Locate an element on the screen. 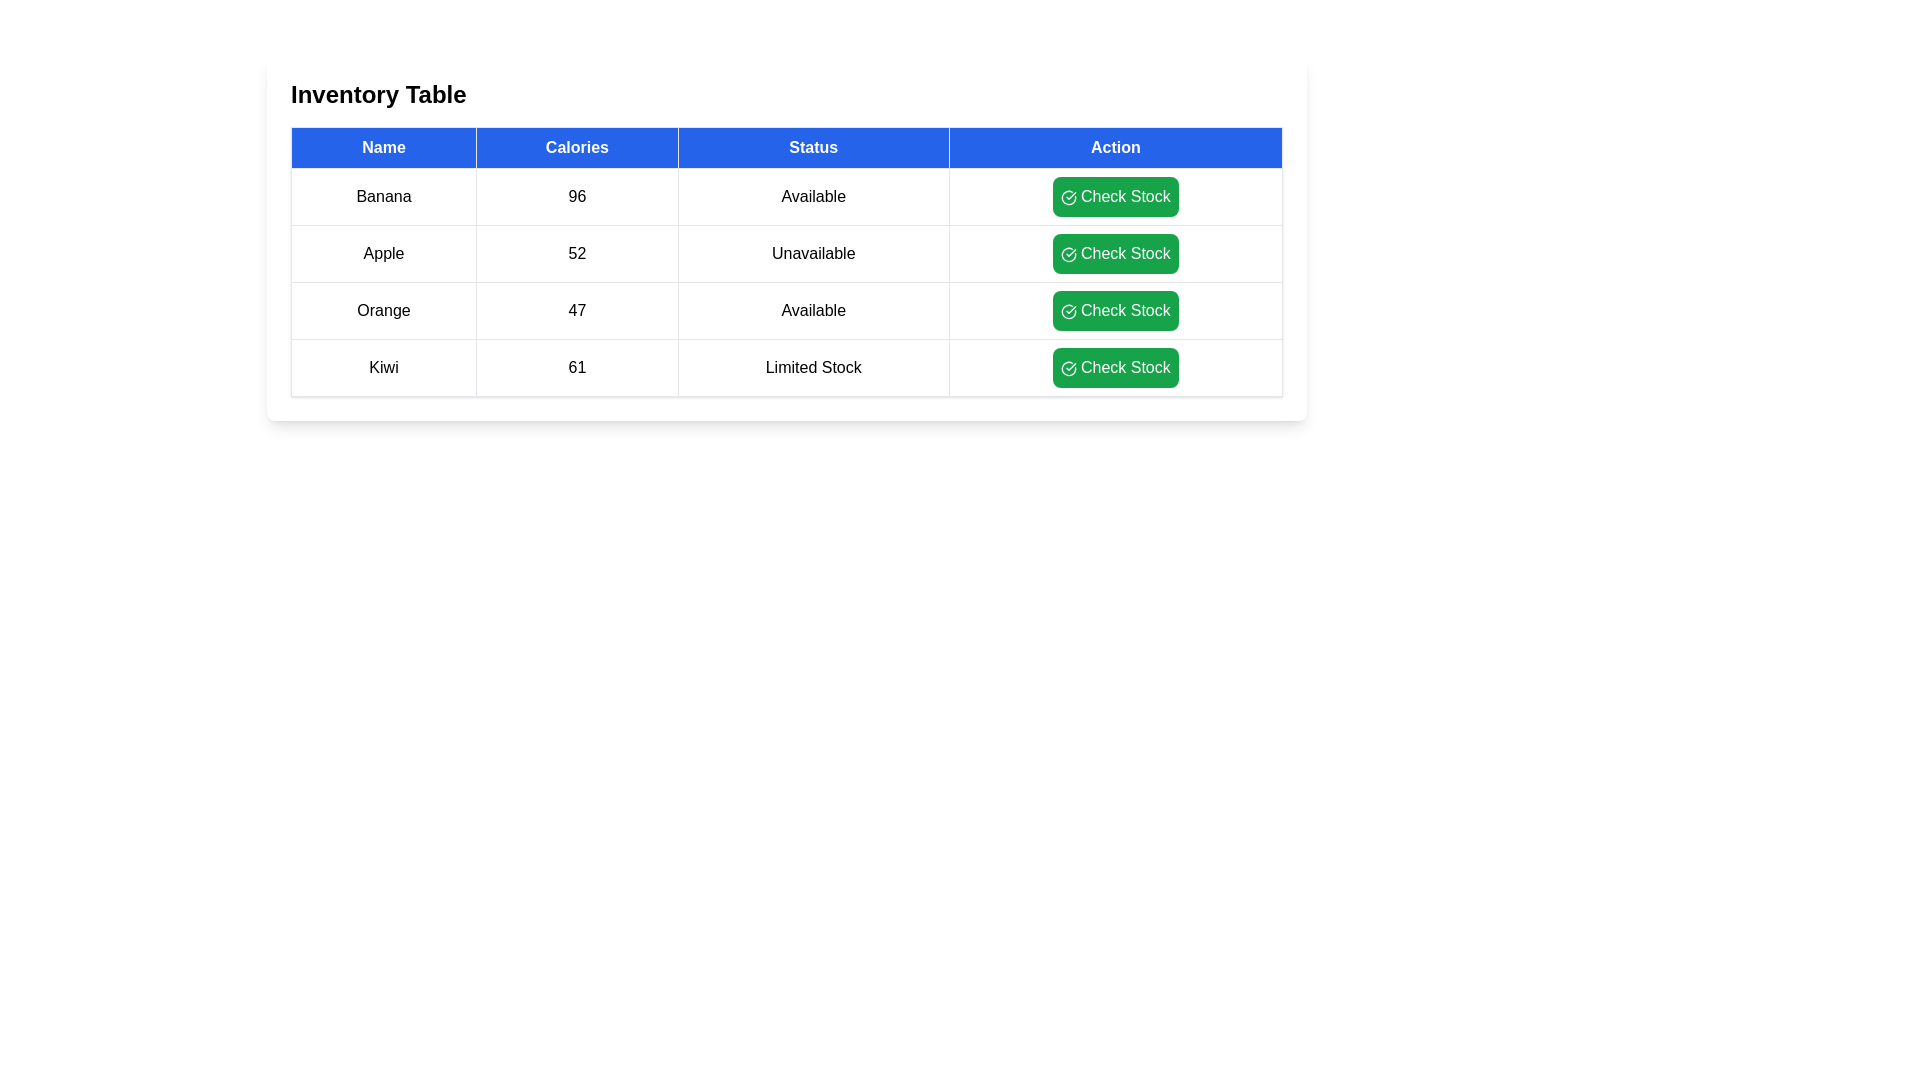  the header column Name to sort the table by that column is located at coordinates (384, 146).